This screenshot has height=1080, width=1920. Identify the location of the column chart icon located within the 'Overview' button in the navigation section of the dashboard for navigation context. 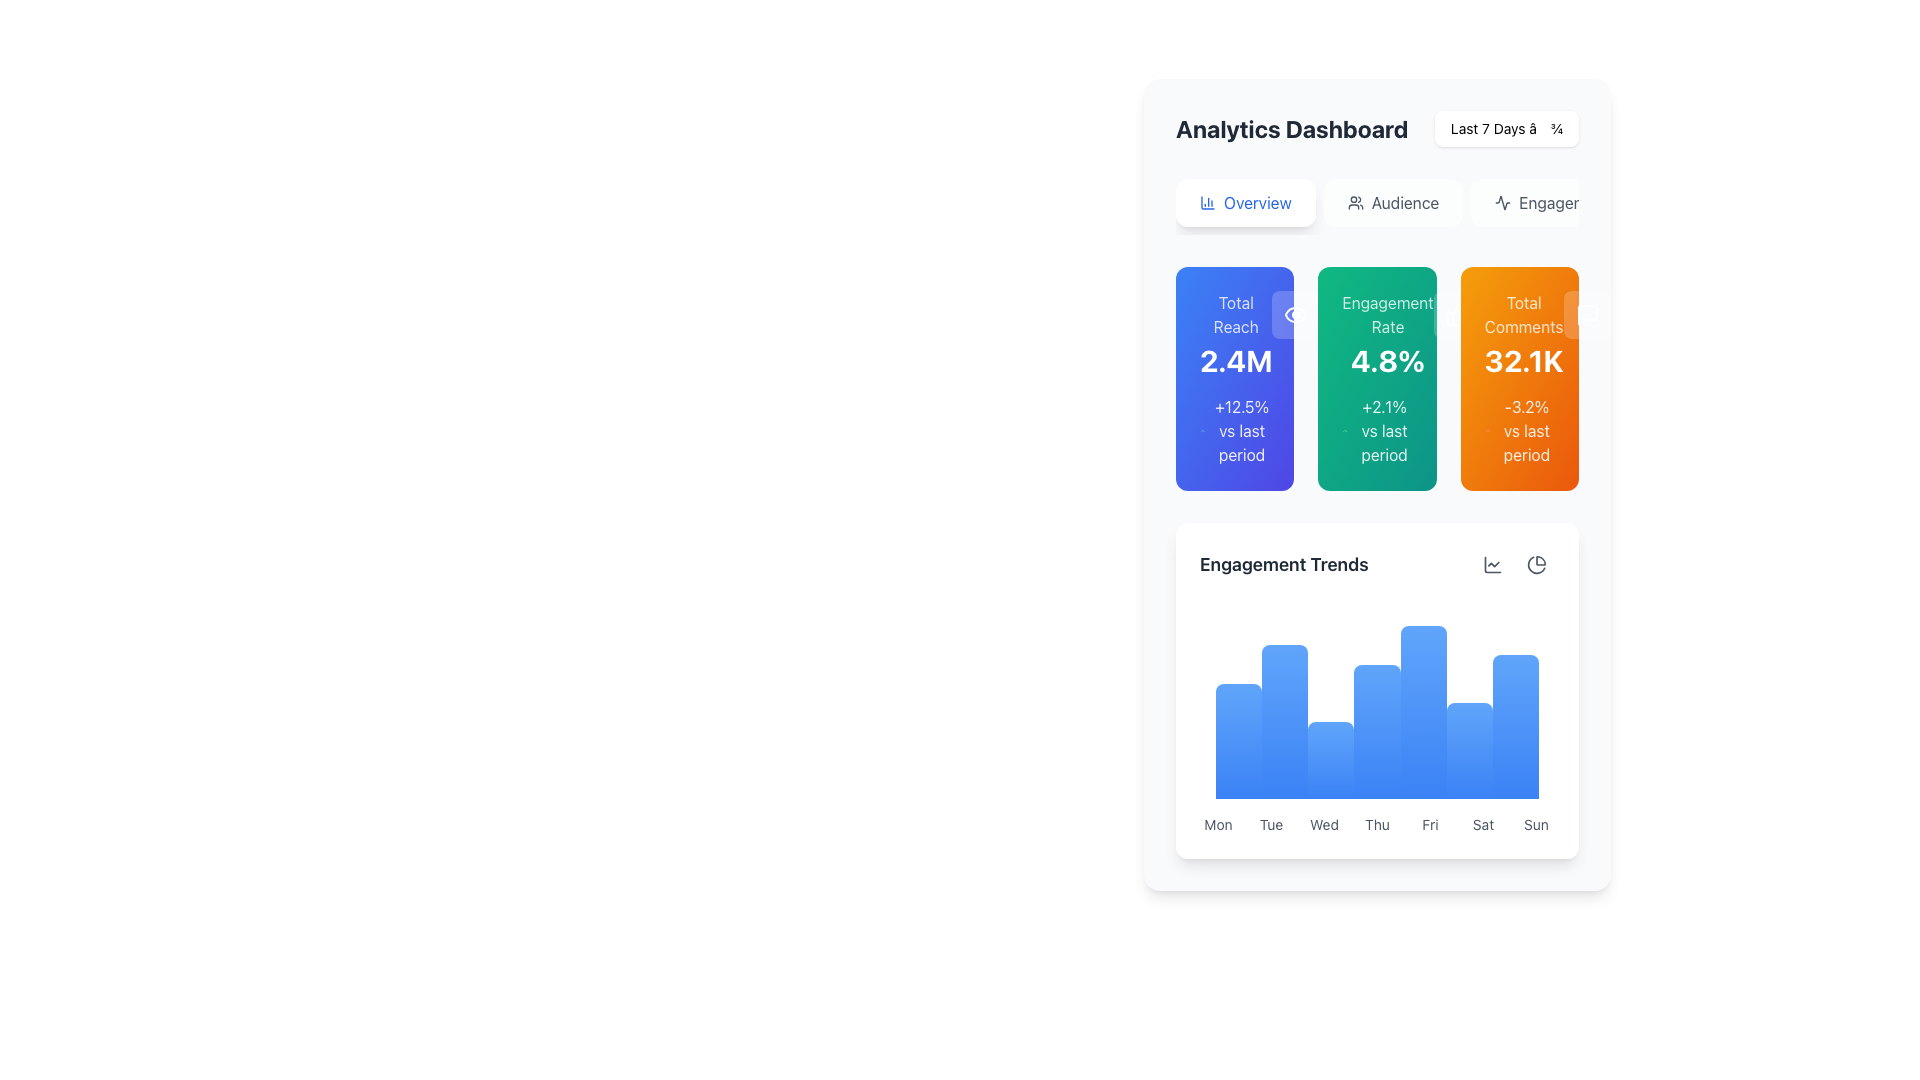
(1207, 203).